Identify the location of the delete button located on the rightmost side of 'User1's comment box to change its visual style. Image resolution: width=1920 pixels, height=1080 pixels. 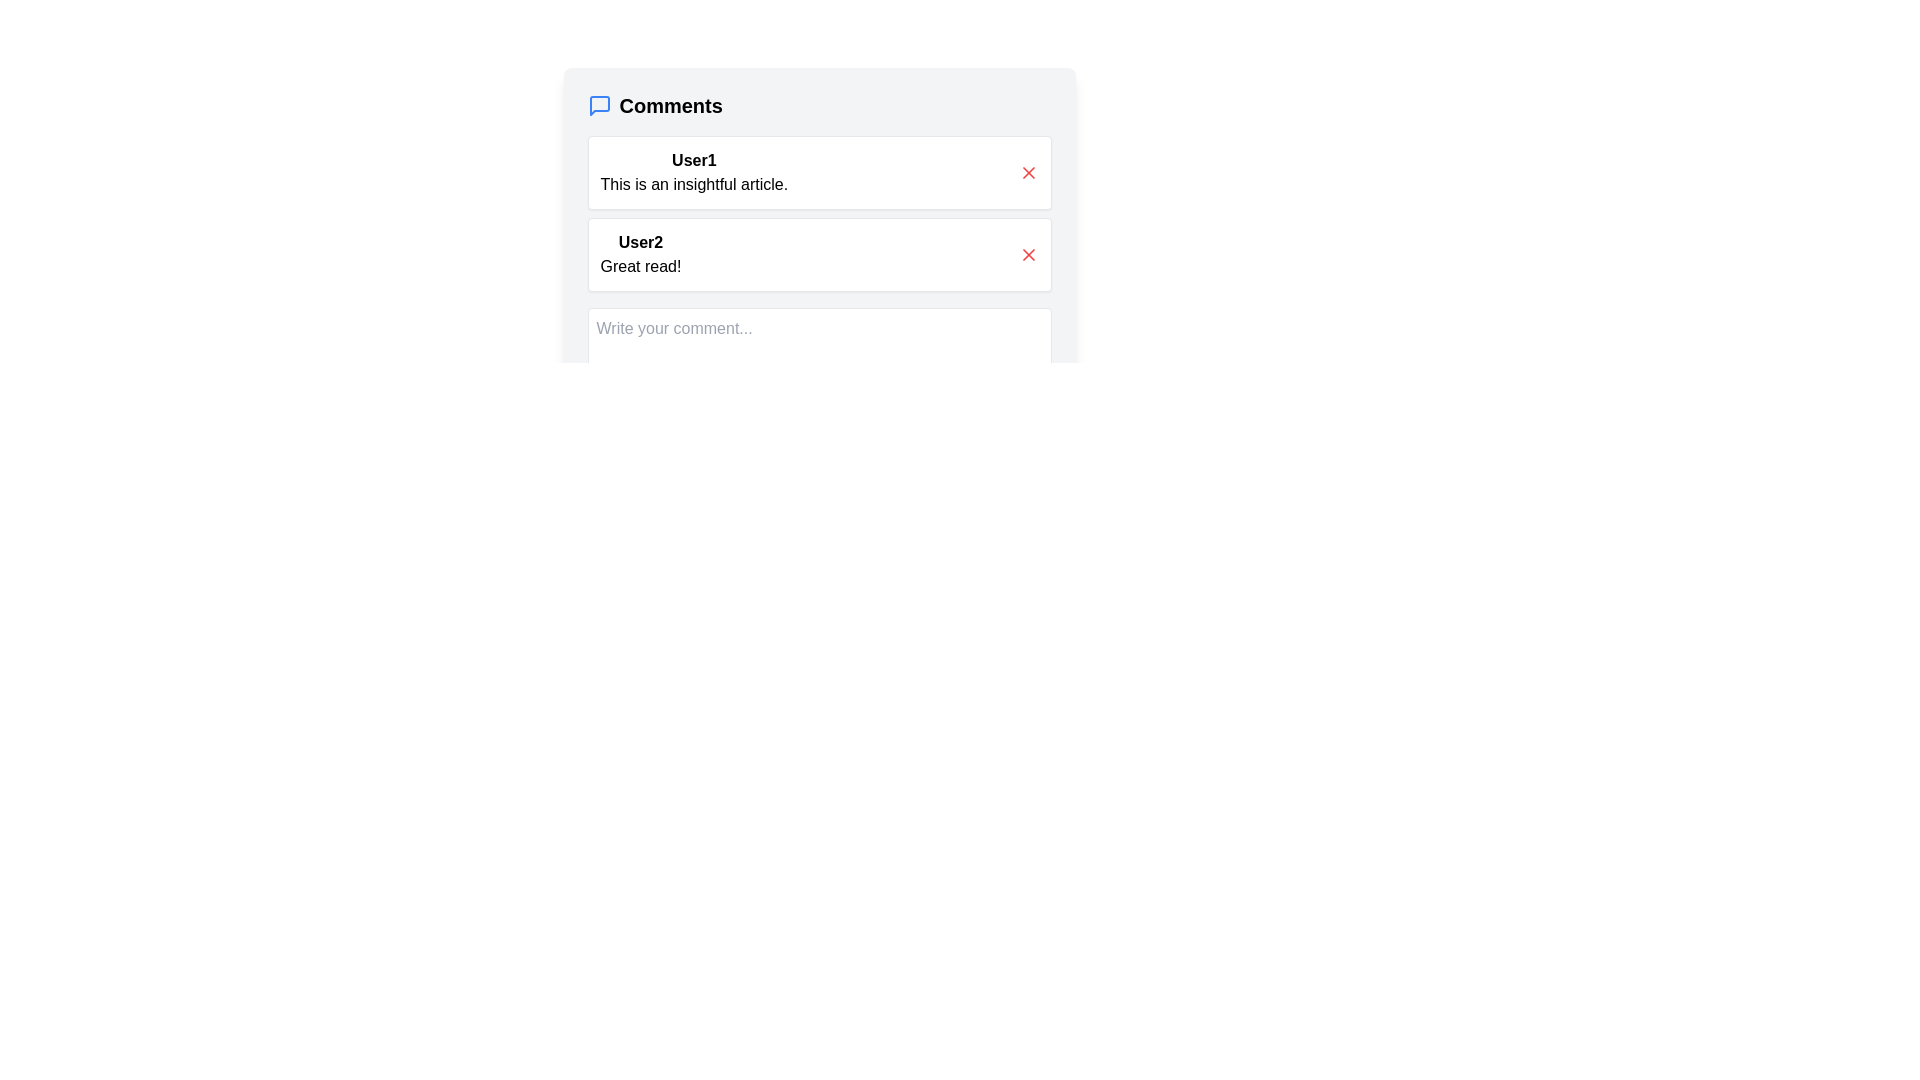
(1028, 172).